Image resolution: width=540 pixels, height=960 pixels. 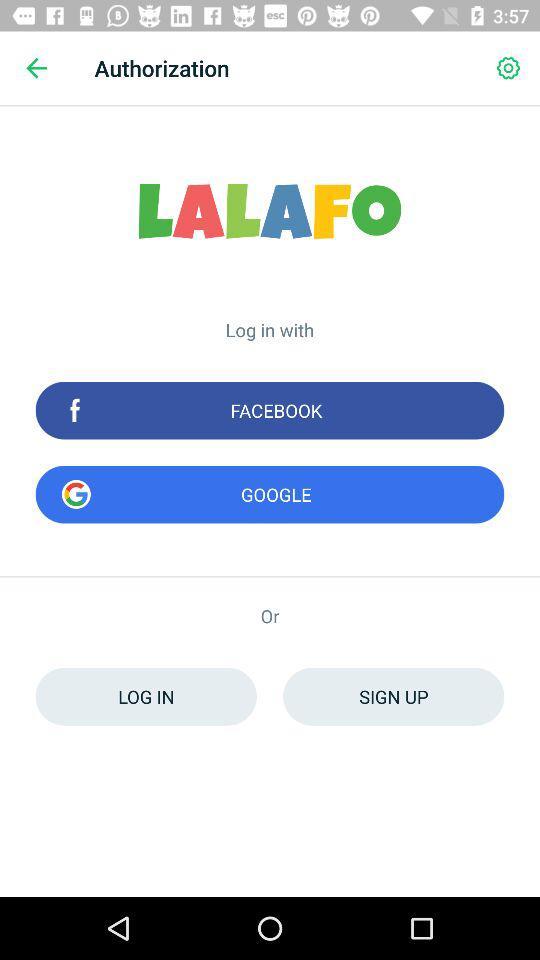 What do you see at coordinates (36, 68) in the screenshot?
I see `icon next to the authorization icon` at bounding box center [36, 68].